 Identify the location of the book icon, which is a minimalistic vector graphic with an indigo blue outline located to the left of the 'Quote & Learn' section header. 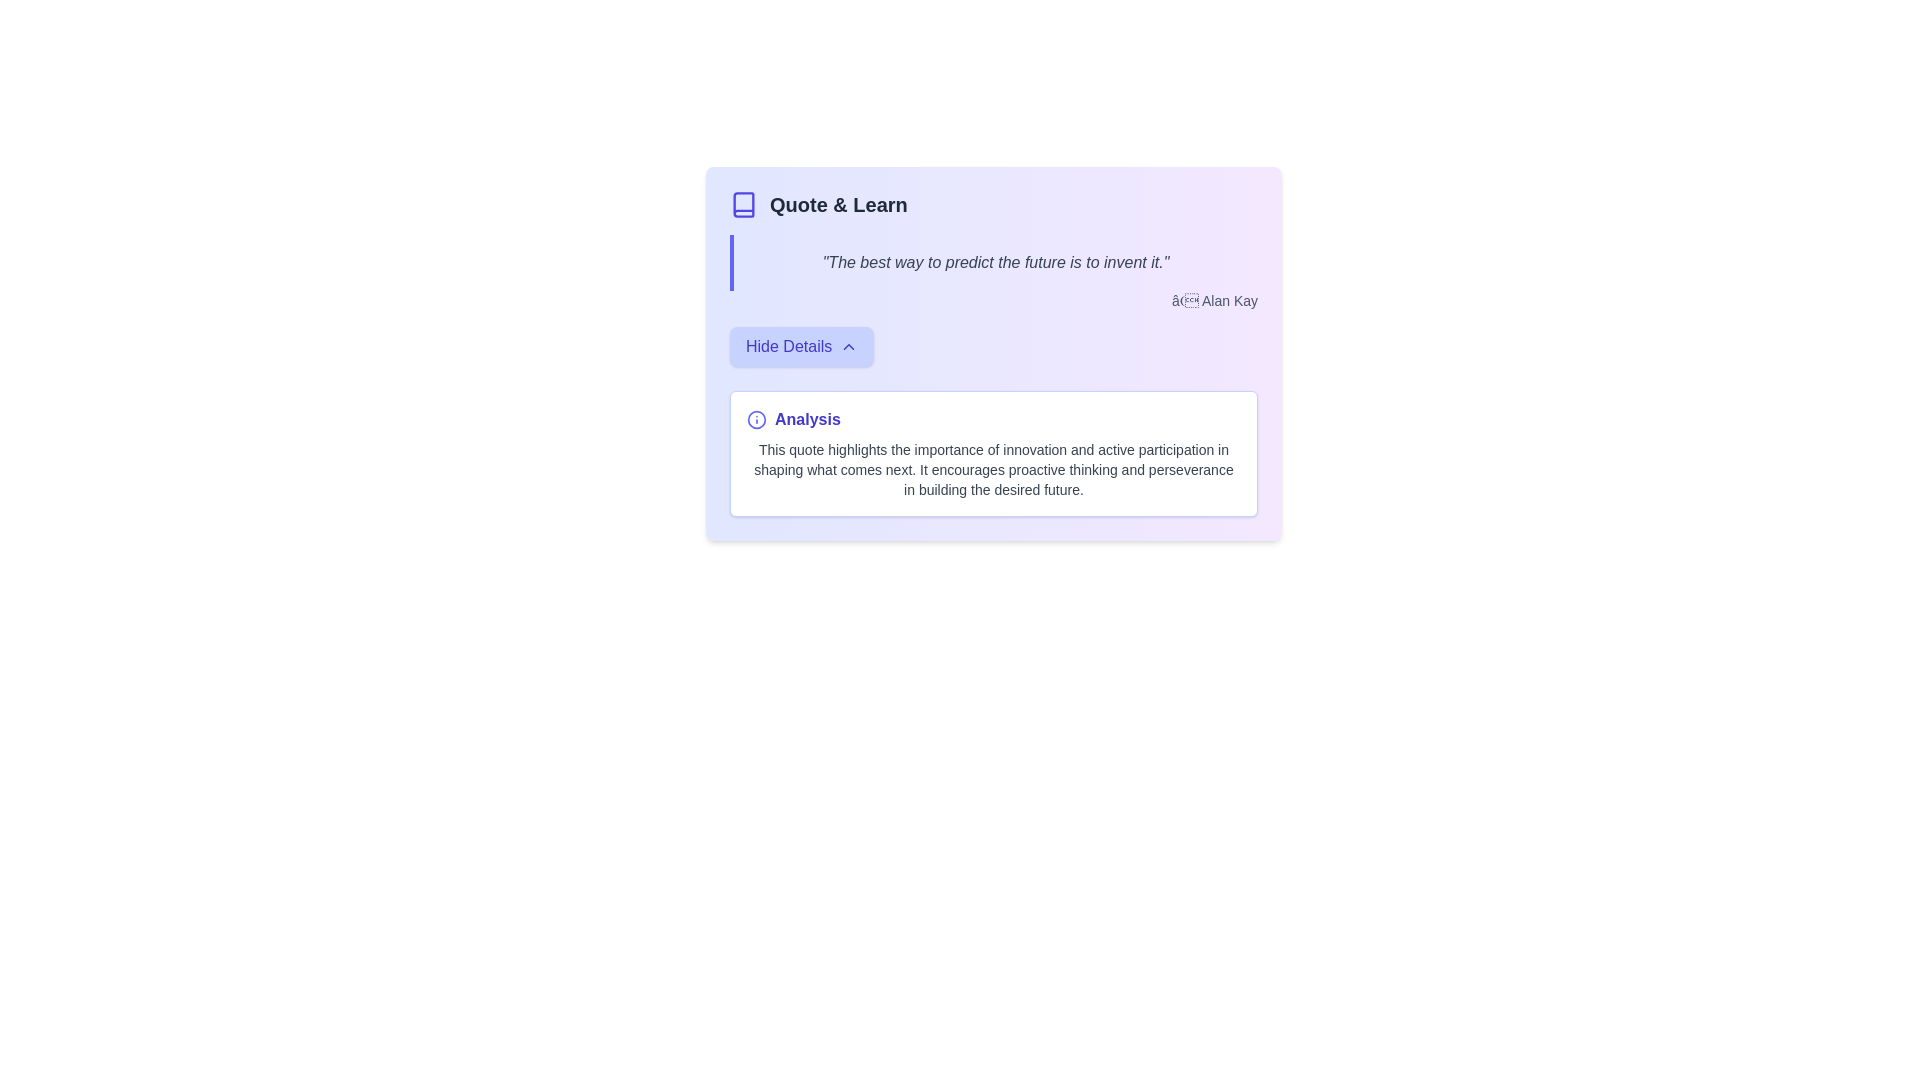
(743, 204).